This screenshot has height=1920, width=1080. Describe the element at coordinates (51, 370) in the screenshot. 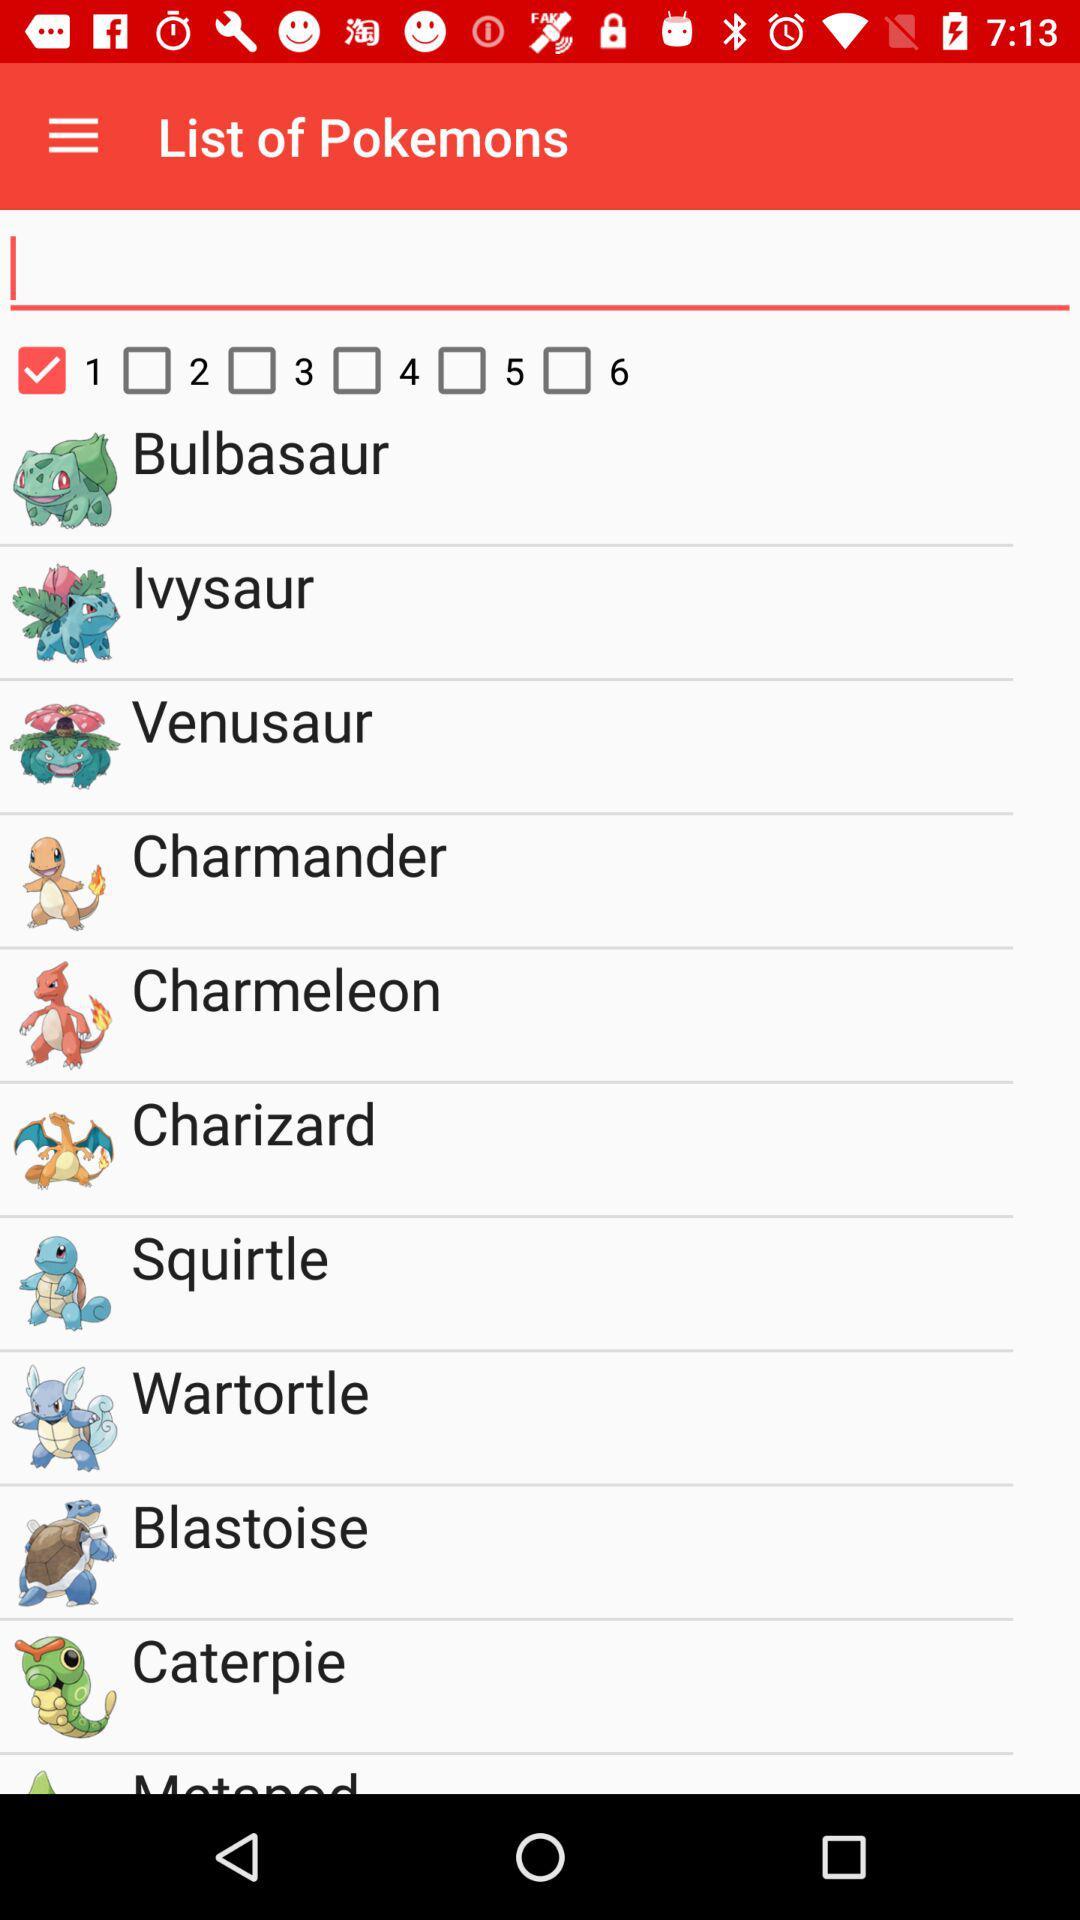

I see `item to the left of the 2` at that location.